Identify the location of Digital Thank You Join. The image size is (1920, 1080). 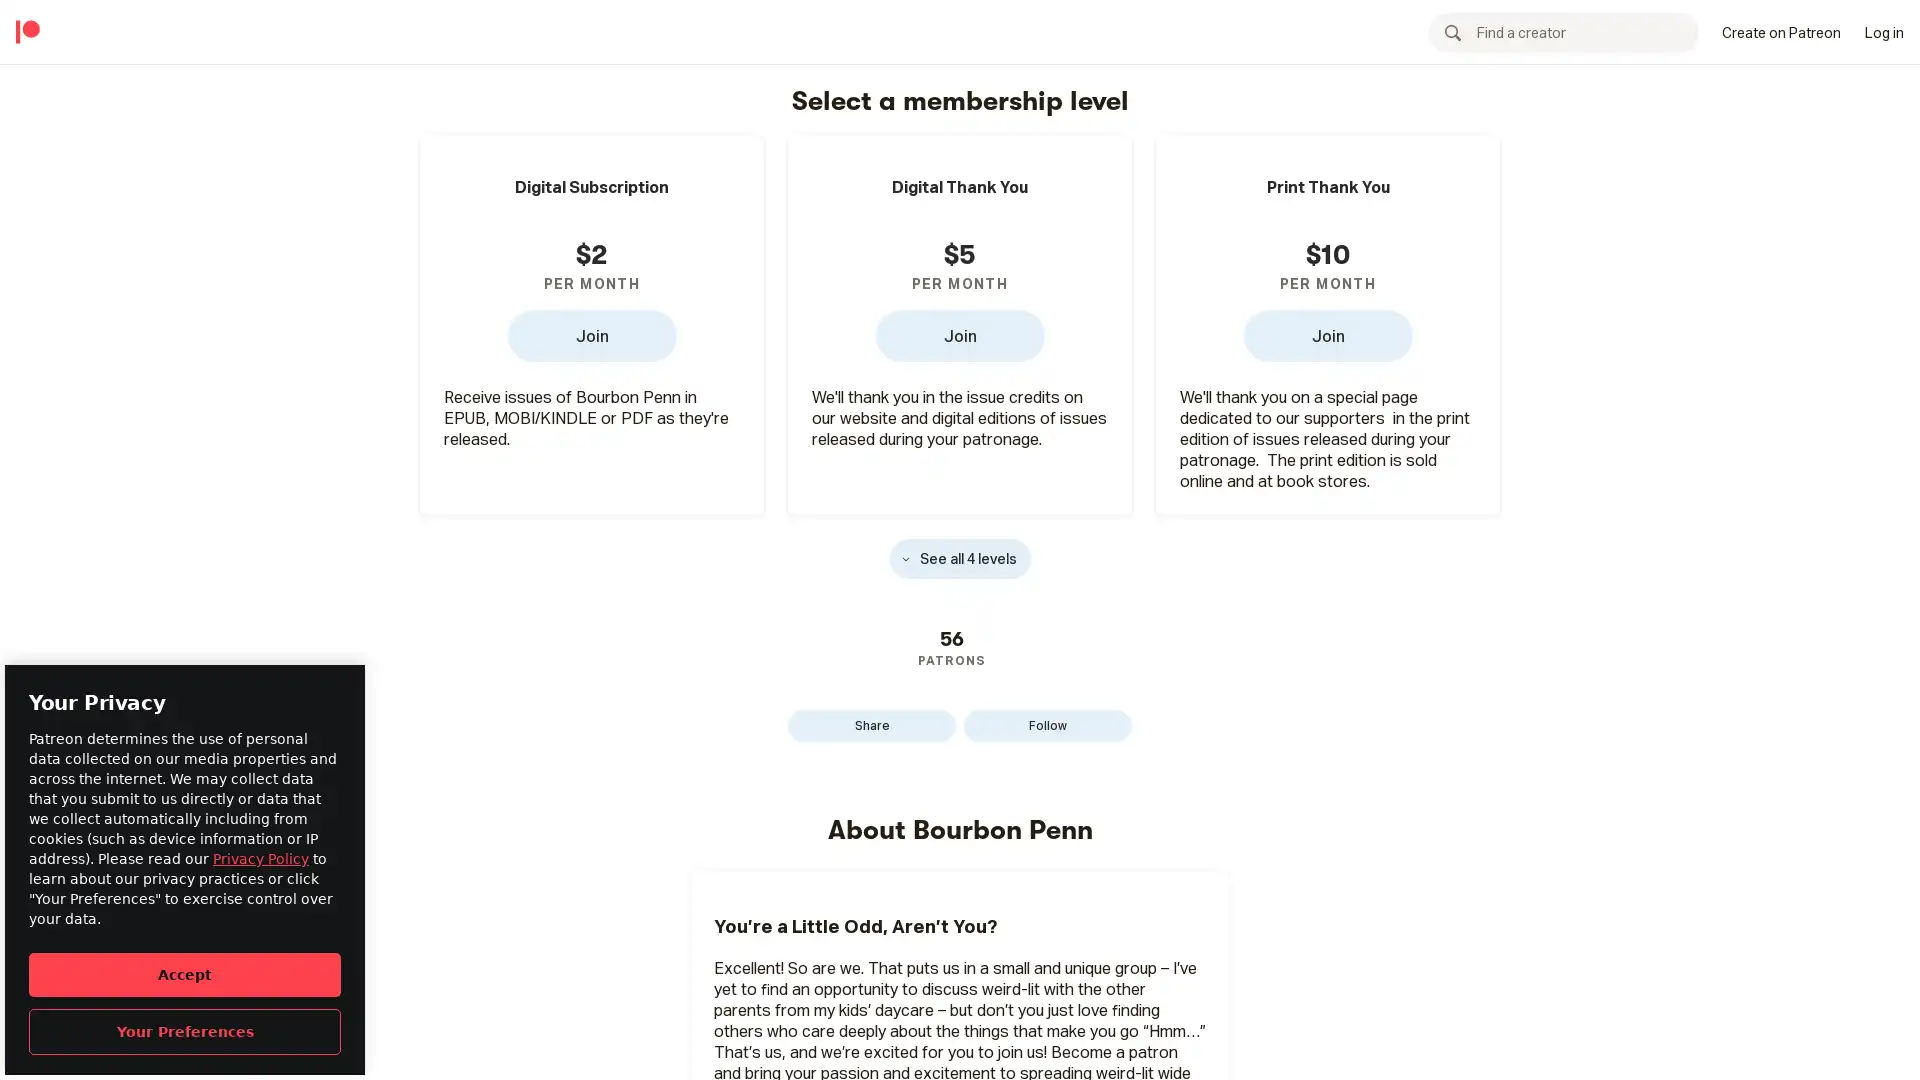
(958, 334).